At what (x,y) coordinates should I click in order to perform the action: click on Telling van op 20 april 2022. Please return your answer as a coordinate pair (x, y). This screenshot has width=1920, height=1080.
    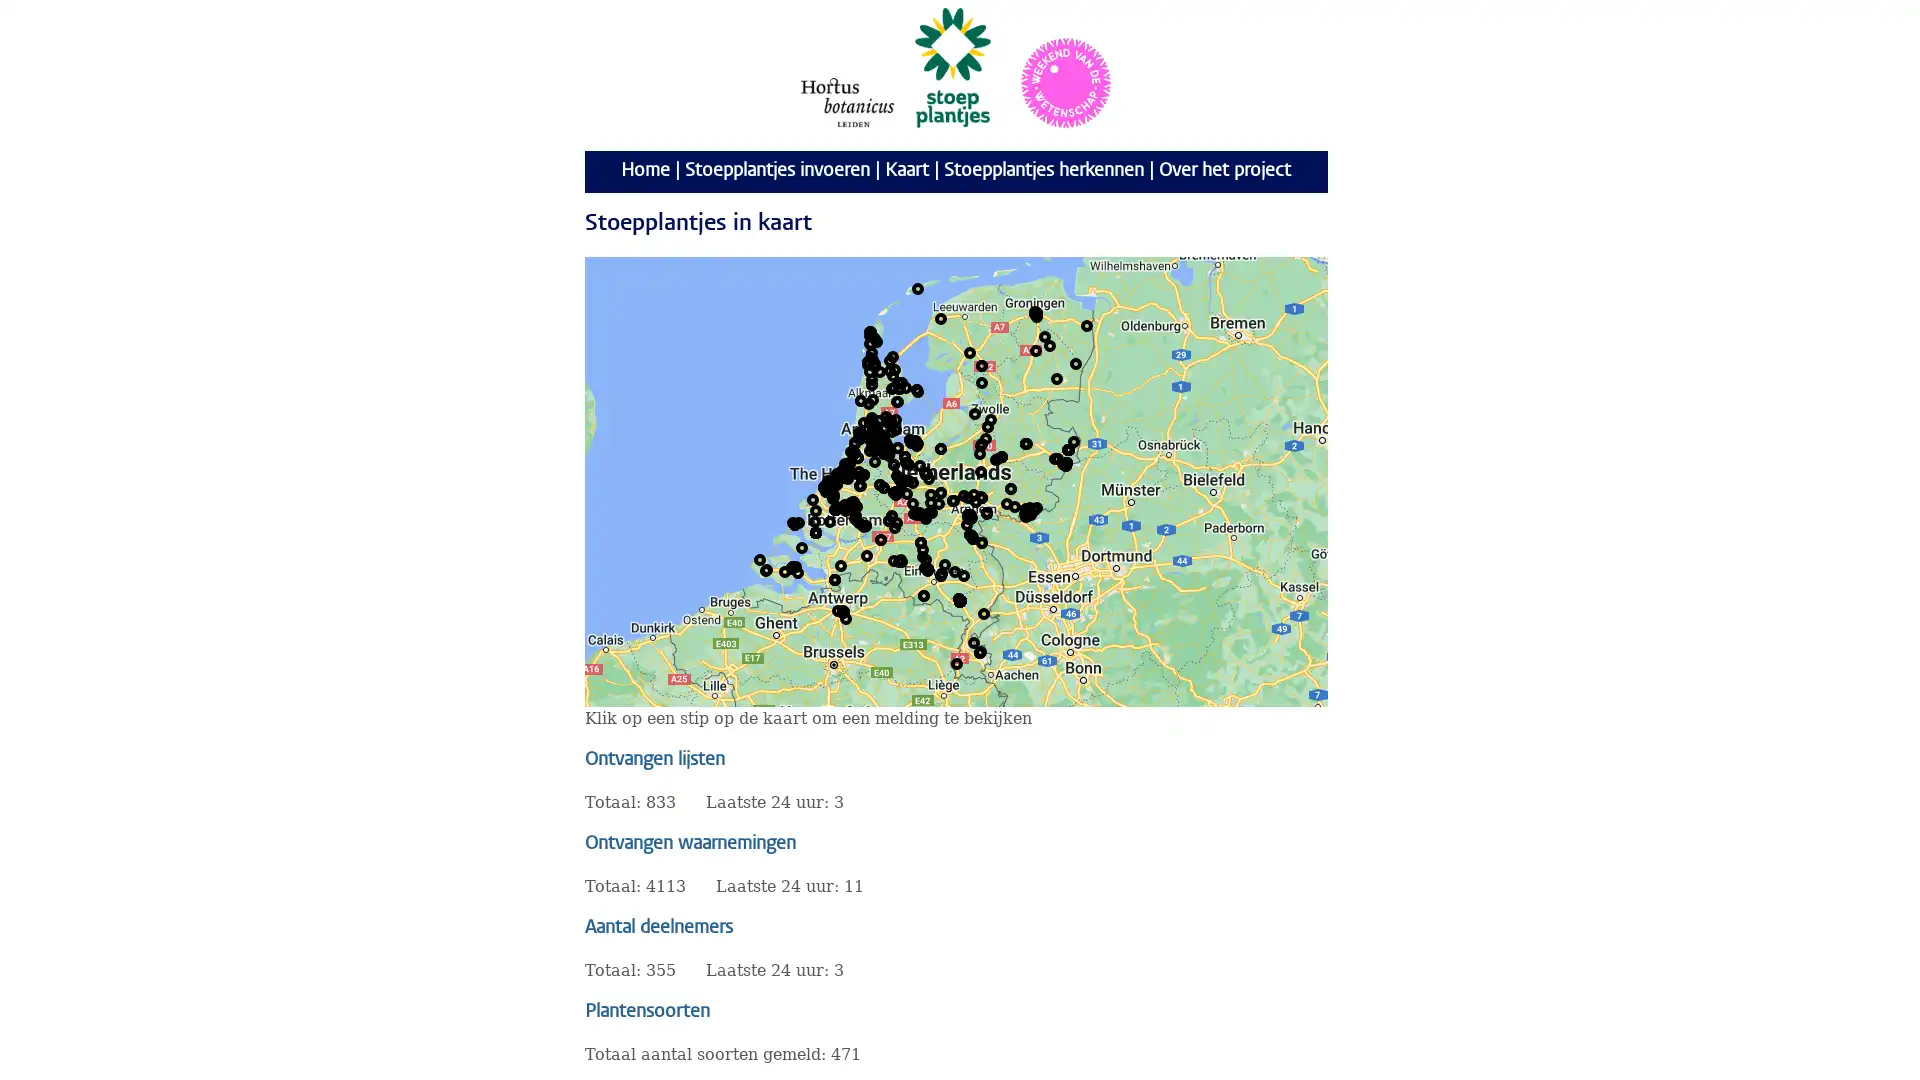
    Looking at the image, I should click on (849, 473).